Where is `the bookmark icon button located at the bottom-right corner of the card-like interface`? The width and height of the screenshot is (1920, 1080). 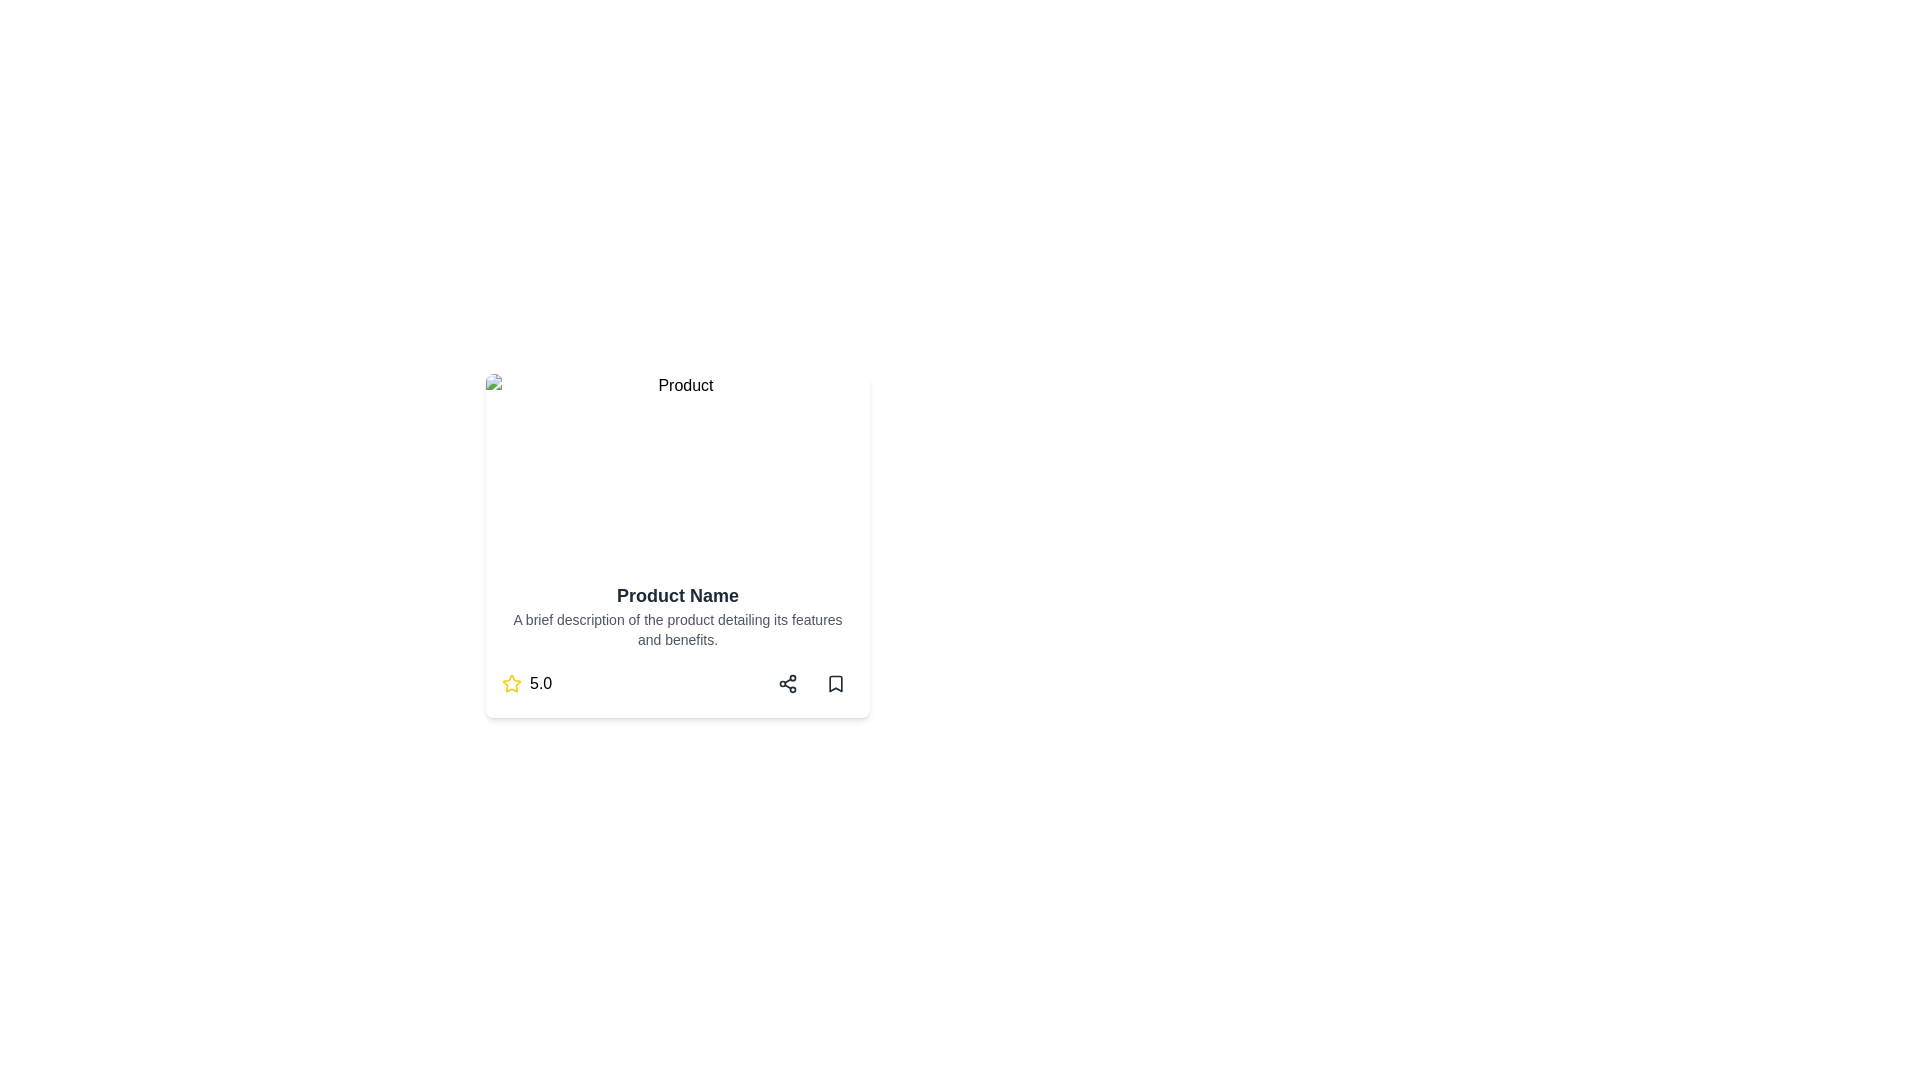 the bookmark icon button located at the bottom-right corner of the card-like interface is located at coordinates (835, 682).